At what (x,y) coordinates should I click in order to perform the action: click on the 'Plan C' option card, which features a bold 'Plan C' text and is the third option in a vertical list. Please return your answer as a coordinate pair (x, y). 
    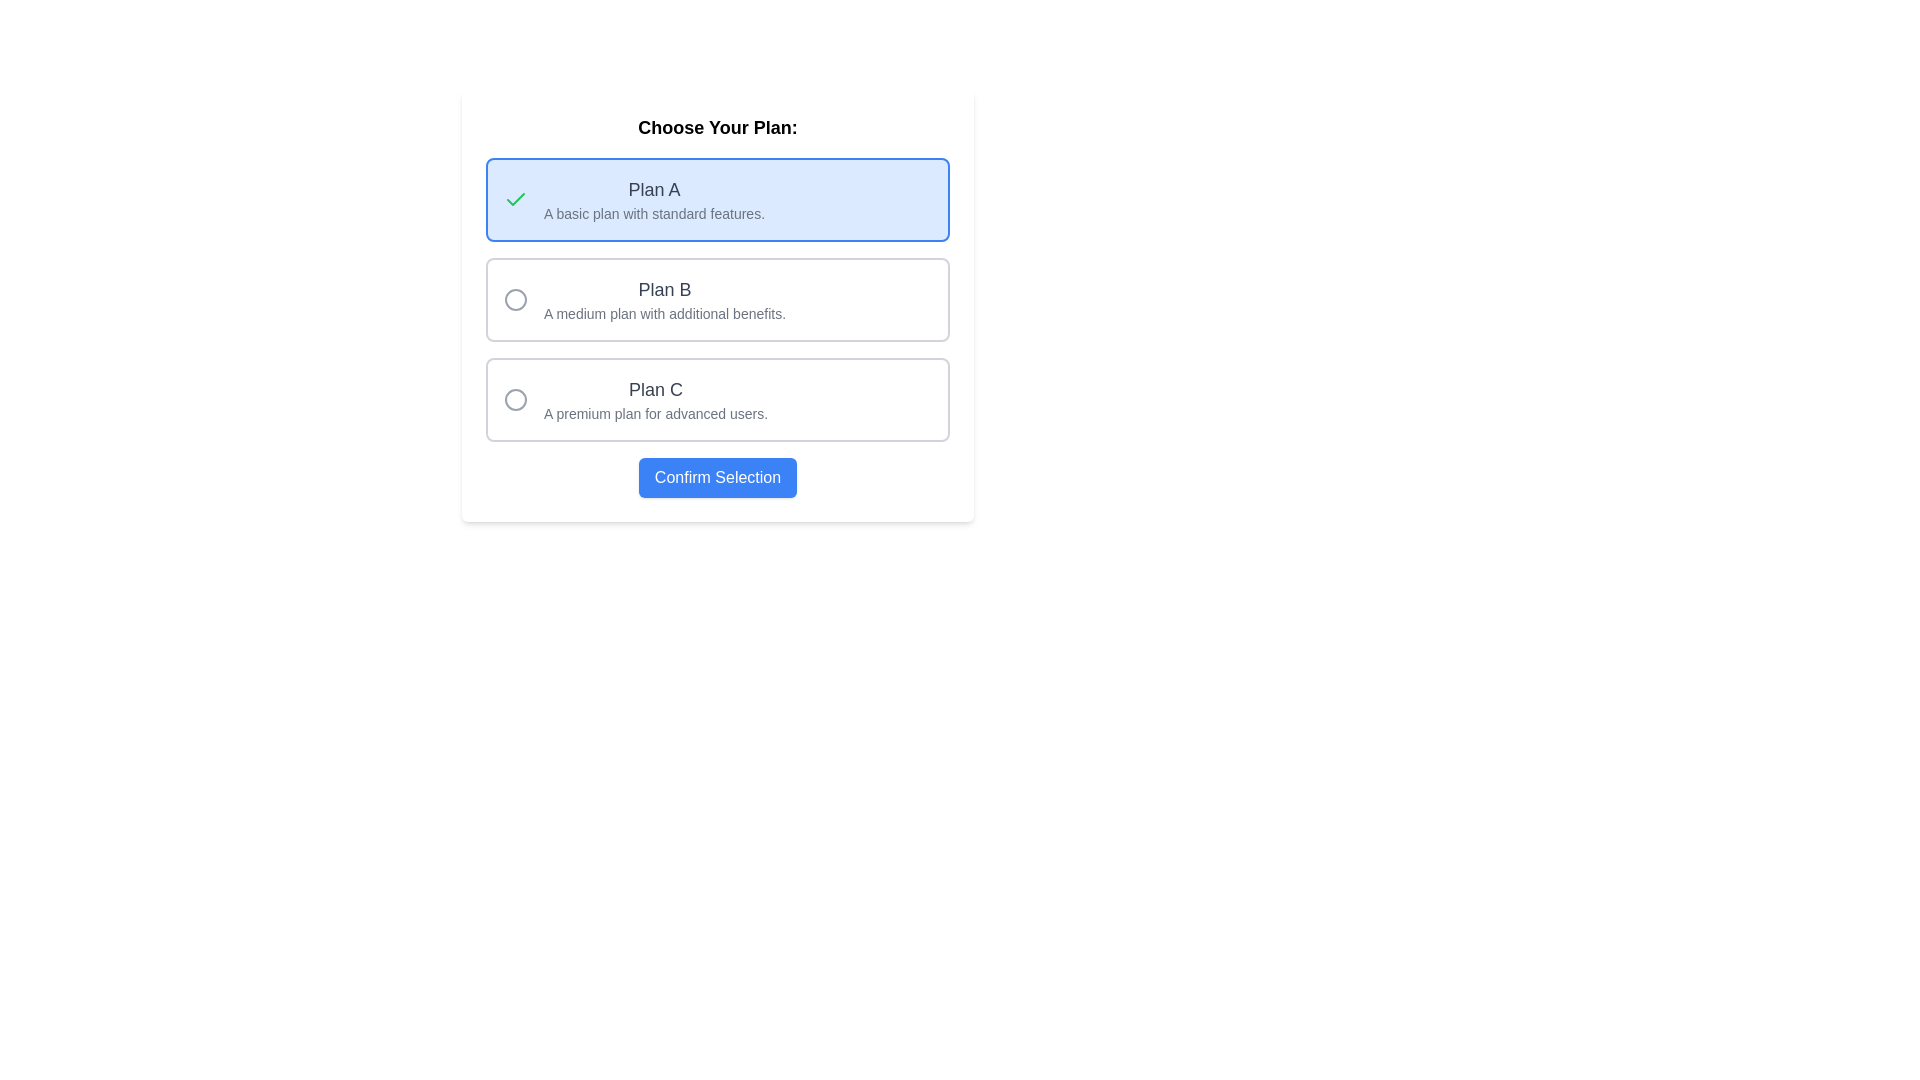
    Looking at the image, I should click on (718, 400).